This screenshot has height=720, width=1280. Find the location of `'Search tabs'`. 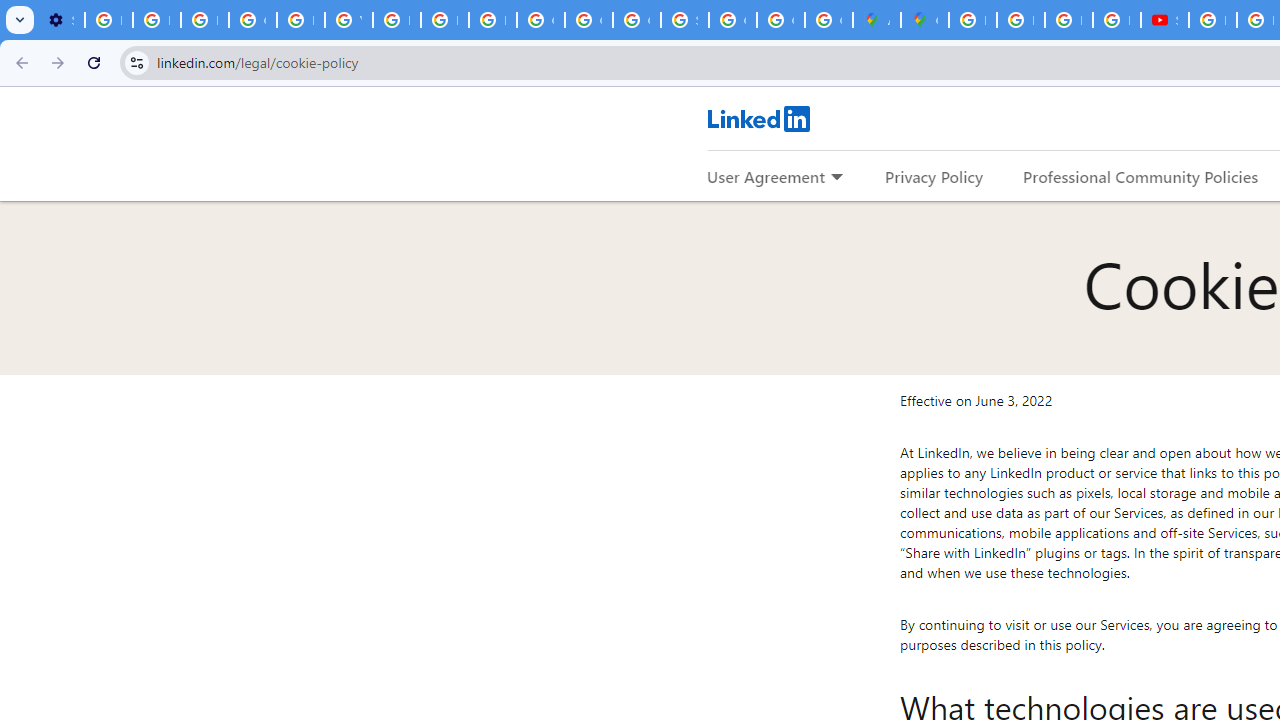

'Search tabs' is located at coordinates (20, 20).